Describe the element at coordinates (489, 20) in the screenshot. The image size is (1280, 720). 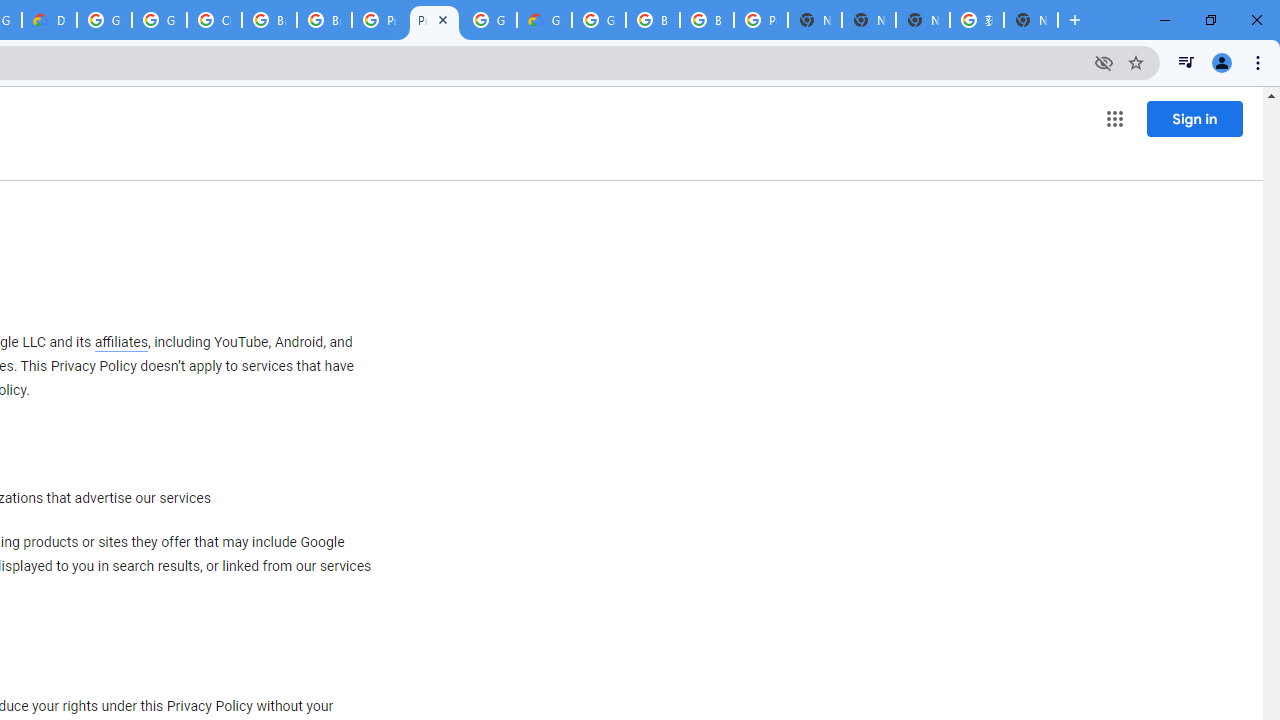
I see `'Google Cloud Platform'` at that location.